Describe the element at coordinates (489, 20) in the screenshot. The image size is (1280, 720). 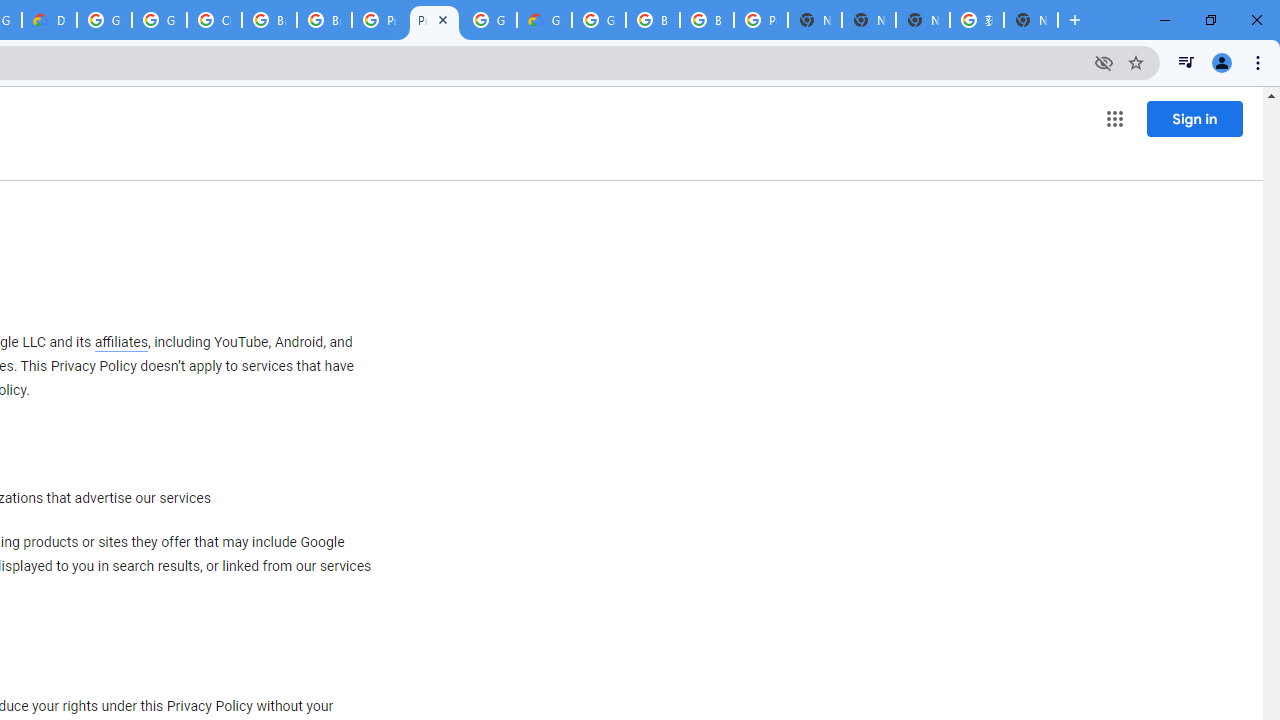
I see `'Google Cloud Platform'` at that location.